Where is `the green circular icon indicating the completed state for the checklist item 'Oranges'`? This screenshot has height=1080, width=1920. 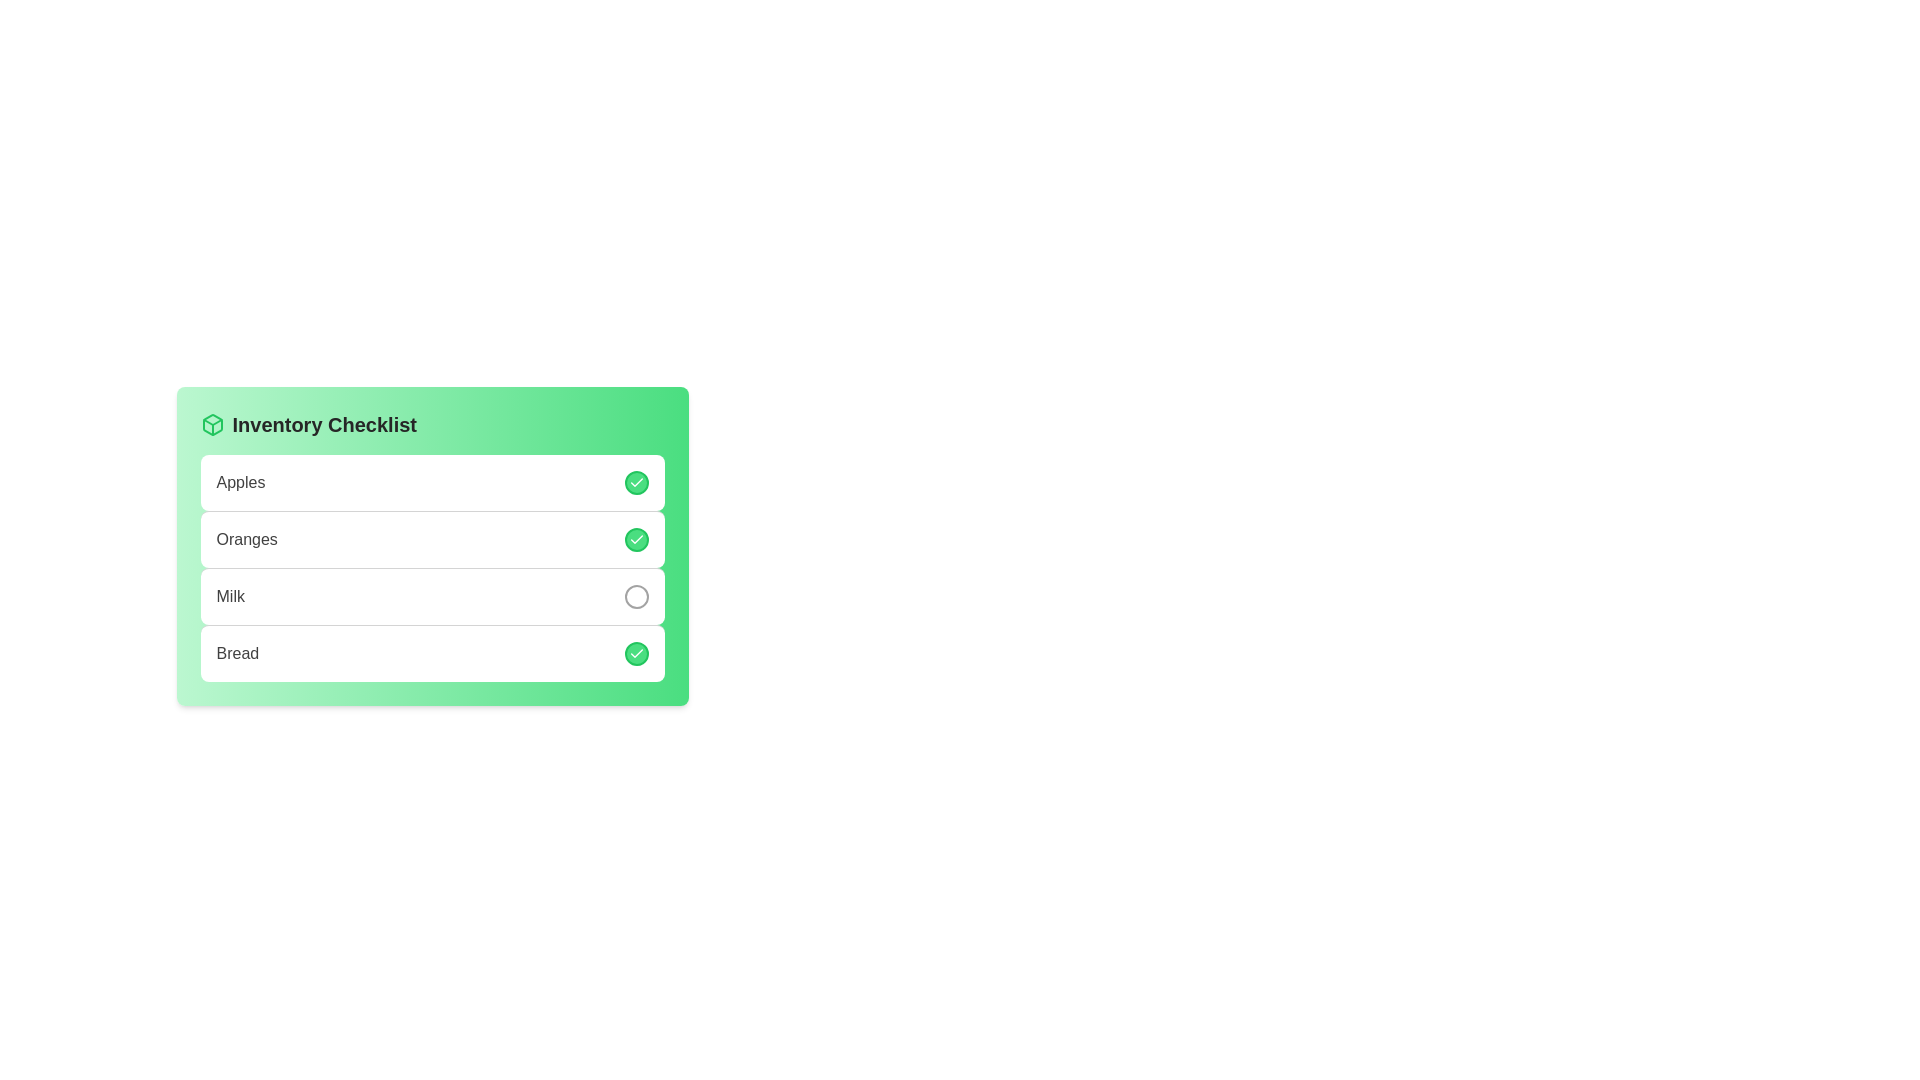 the green circular icon indicating the completed state for the checklist item 'Oranges' is located at coordinates (635, 482).